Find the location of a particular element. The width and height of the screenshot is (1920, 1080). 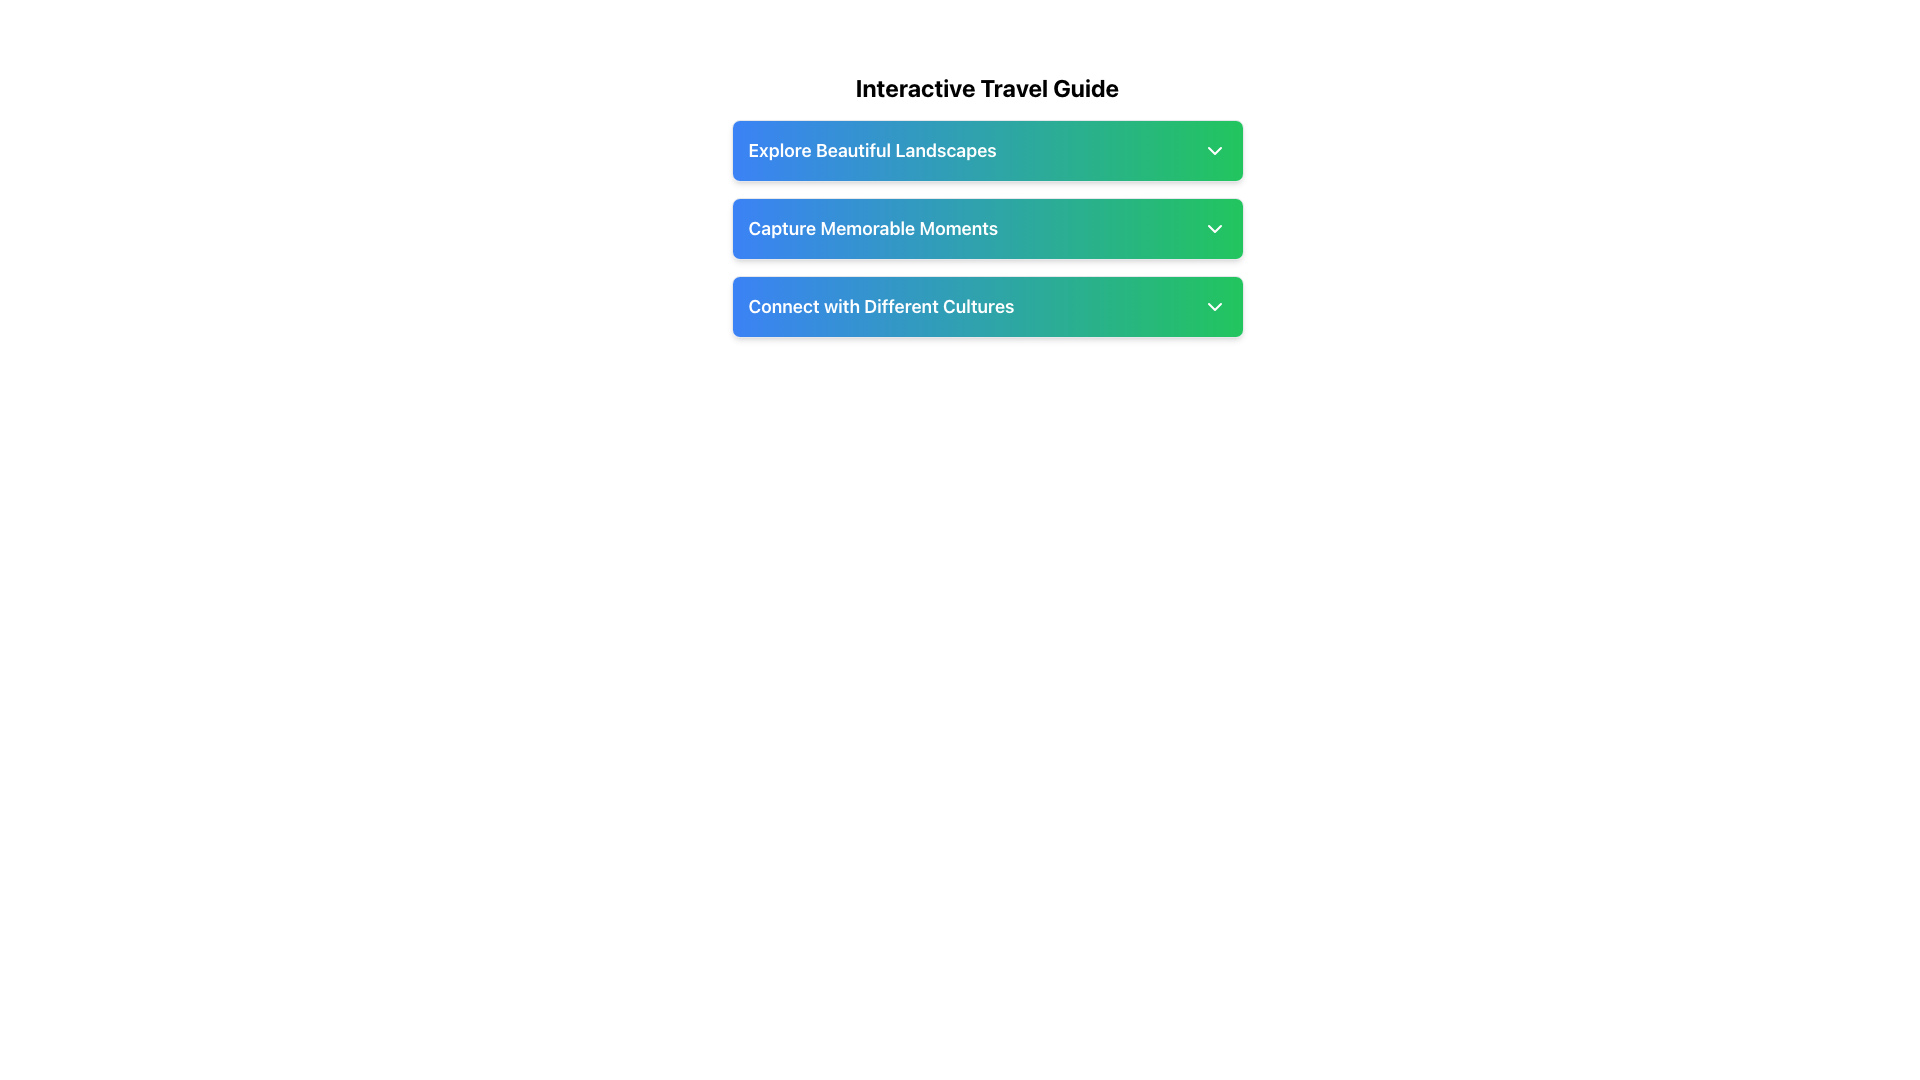

the dropdown trigger for 'Connecting with Different Cultures' is located at coordinates (987, 307).